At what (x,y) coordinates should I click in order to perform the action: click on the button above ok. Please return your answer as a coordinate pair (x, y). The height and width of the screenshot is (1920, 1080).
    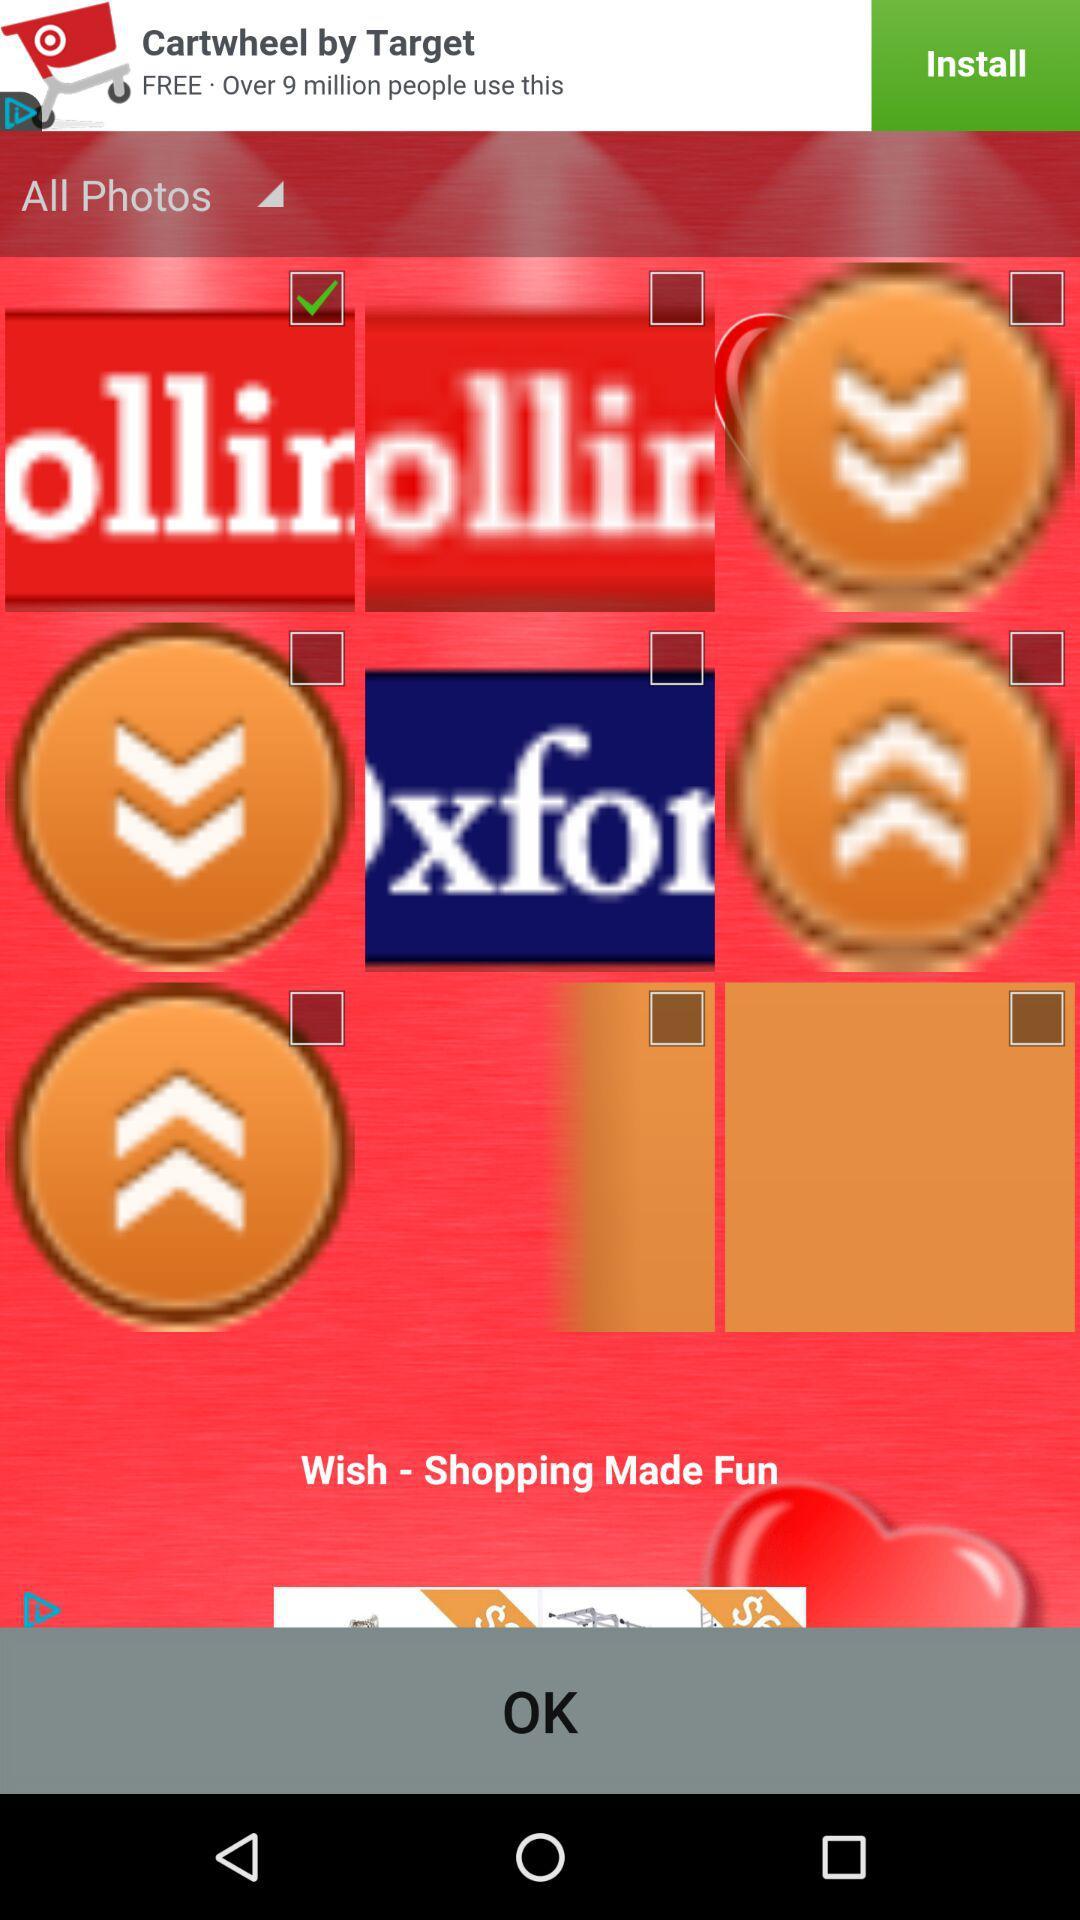
    Looking at the image, I should click on (540, 1489).